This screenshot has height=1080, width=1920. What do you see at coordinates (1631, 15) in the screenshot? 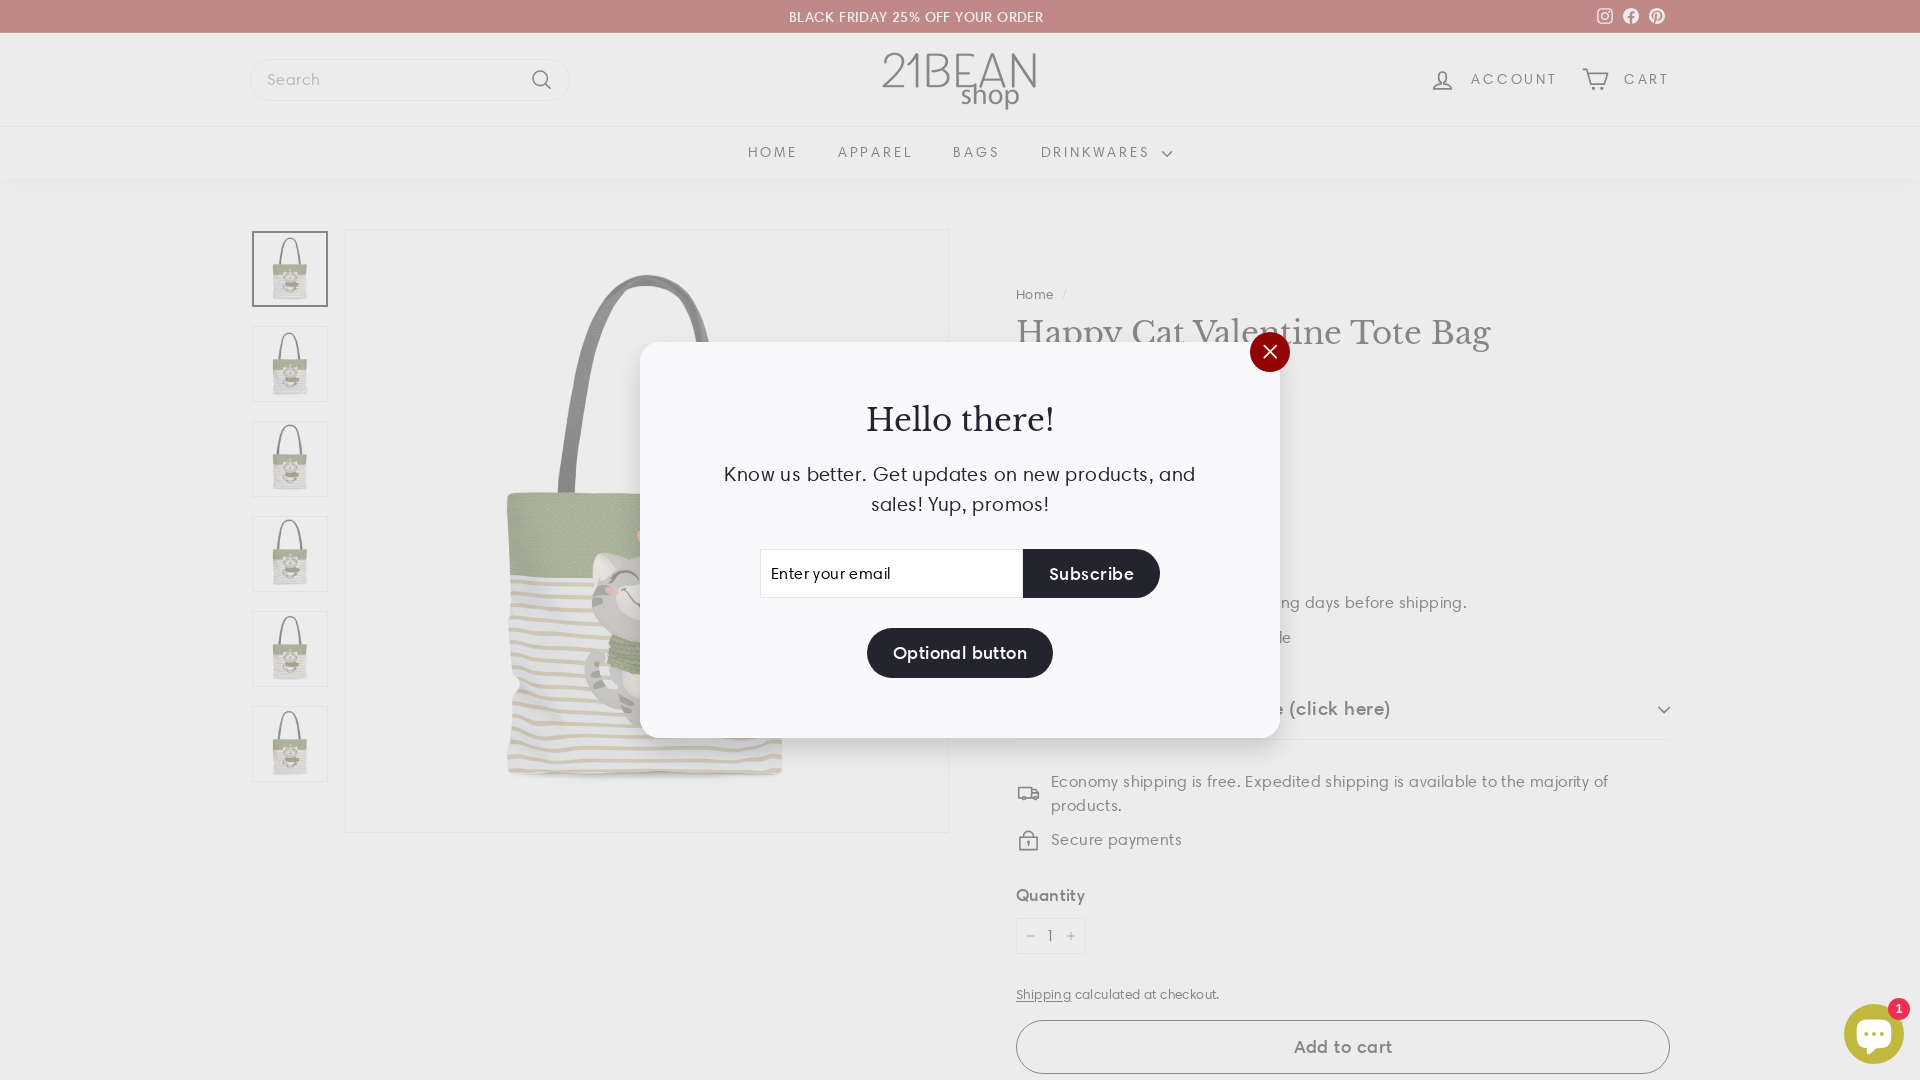
I see `'Facebook'` at bounding box center [1631, 15].